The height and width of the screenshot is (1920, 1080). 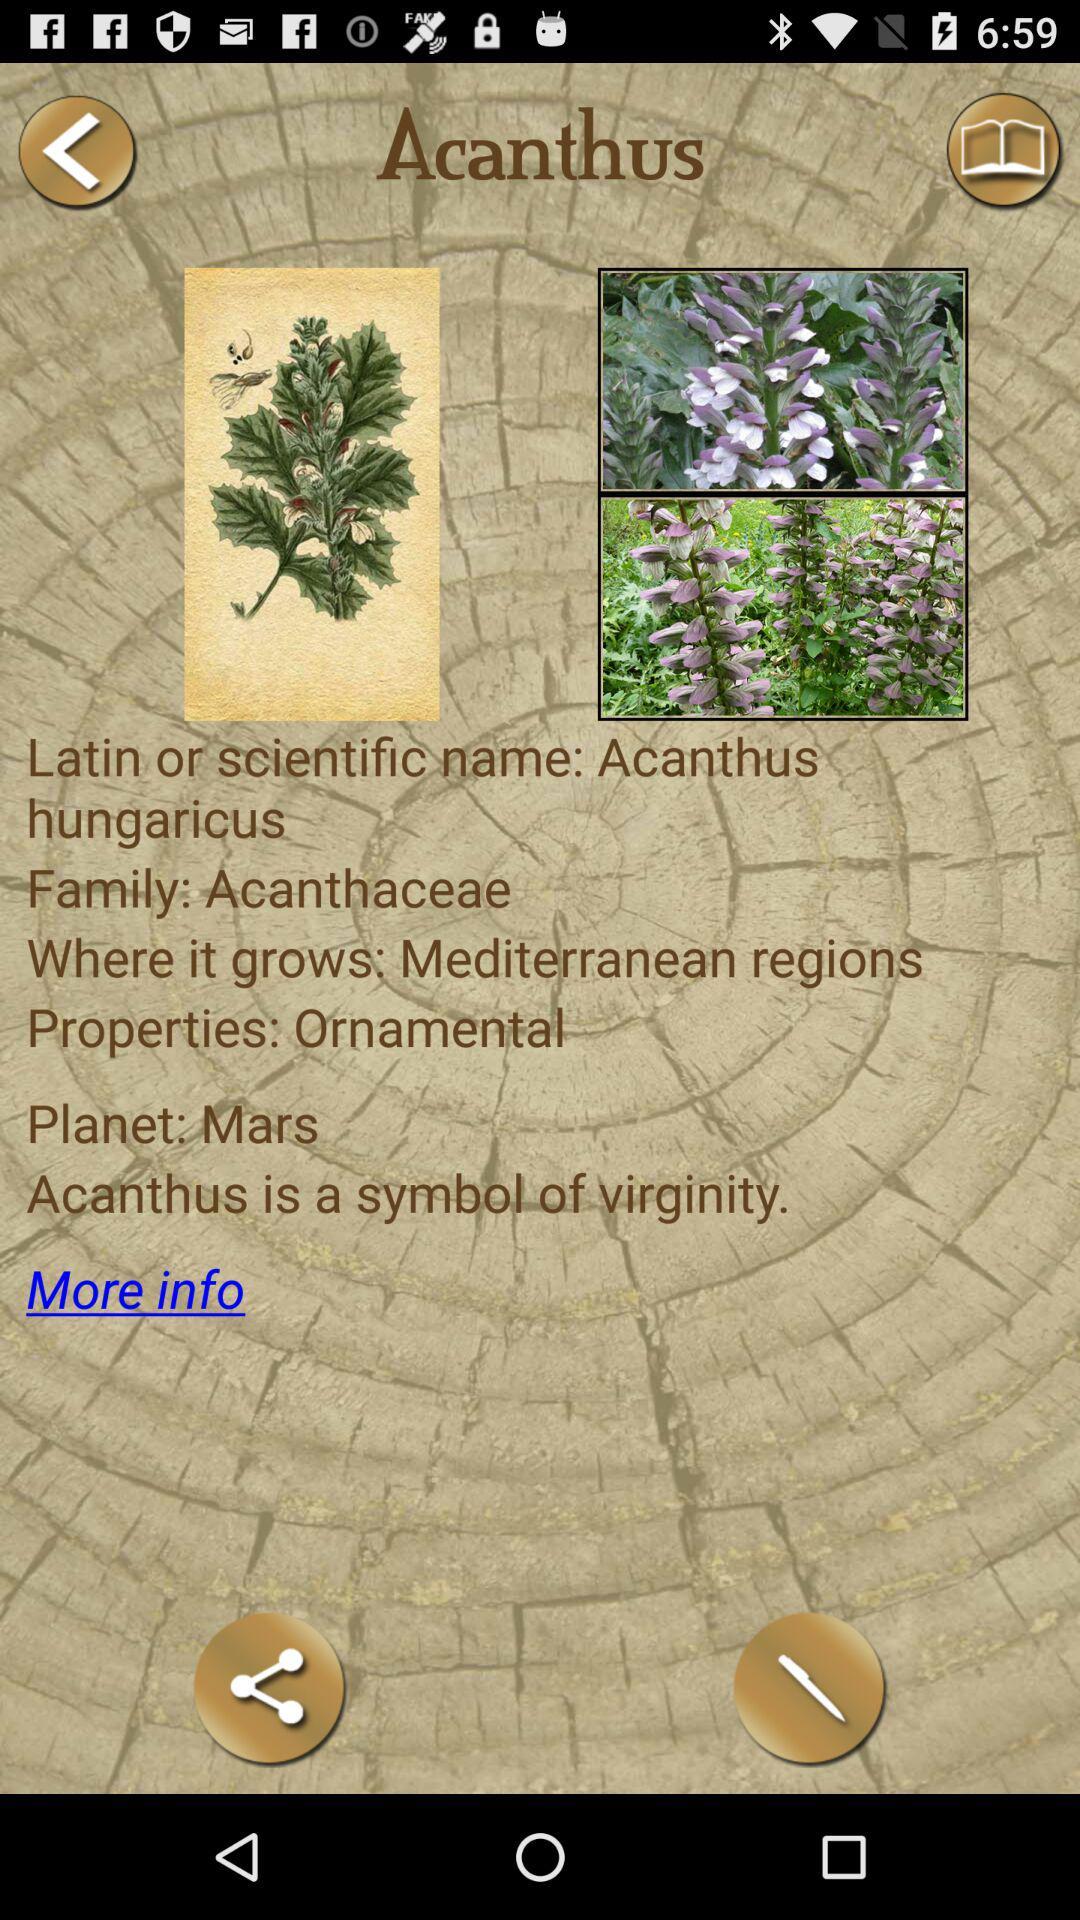 I want to click on flower, so click(x=782, y=380).